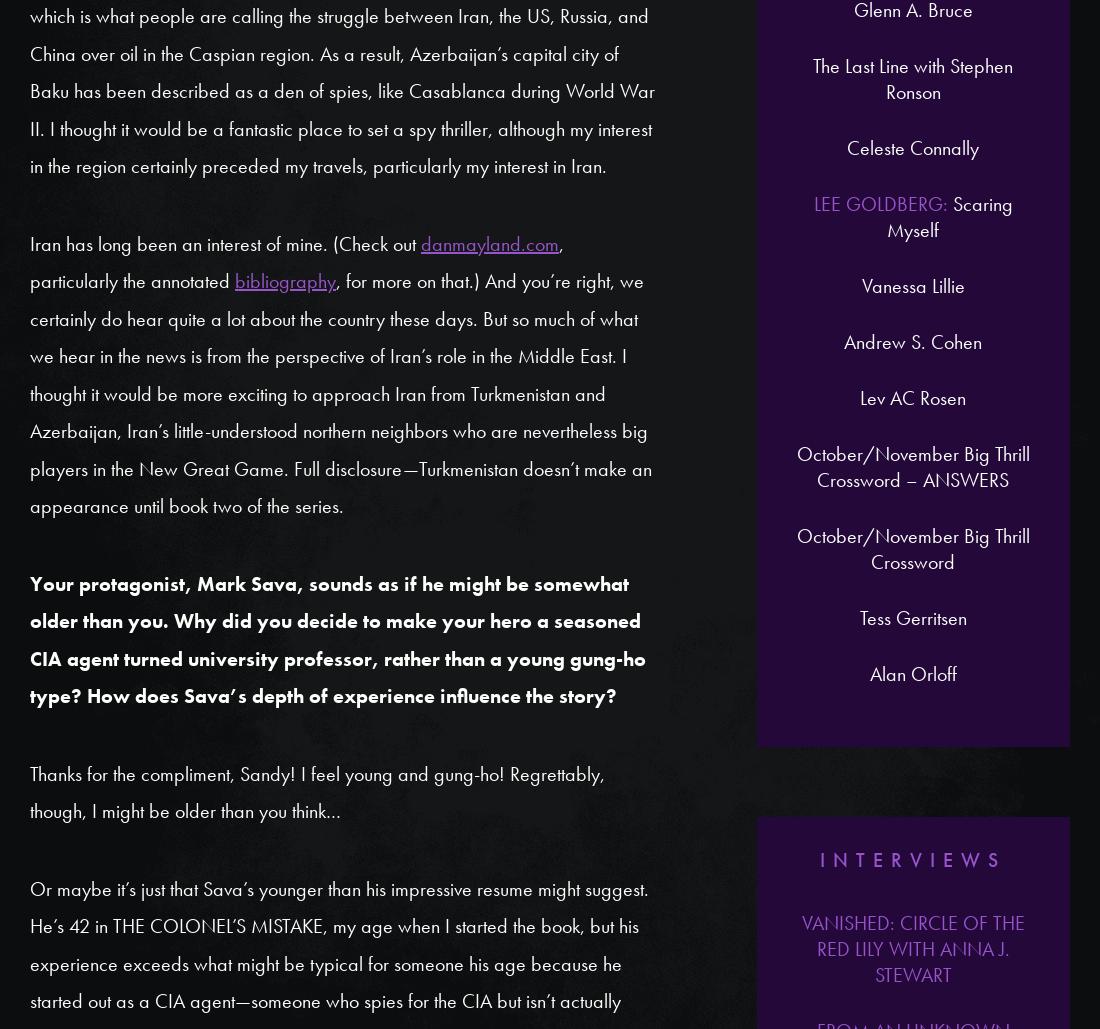  I want to click on 'Subscribe', so click(767, 356).